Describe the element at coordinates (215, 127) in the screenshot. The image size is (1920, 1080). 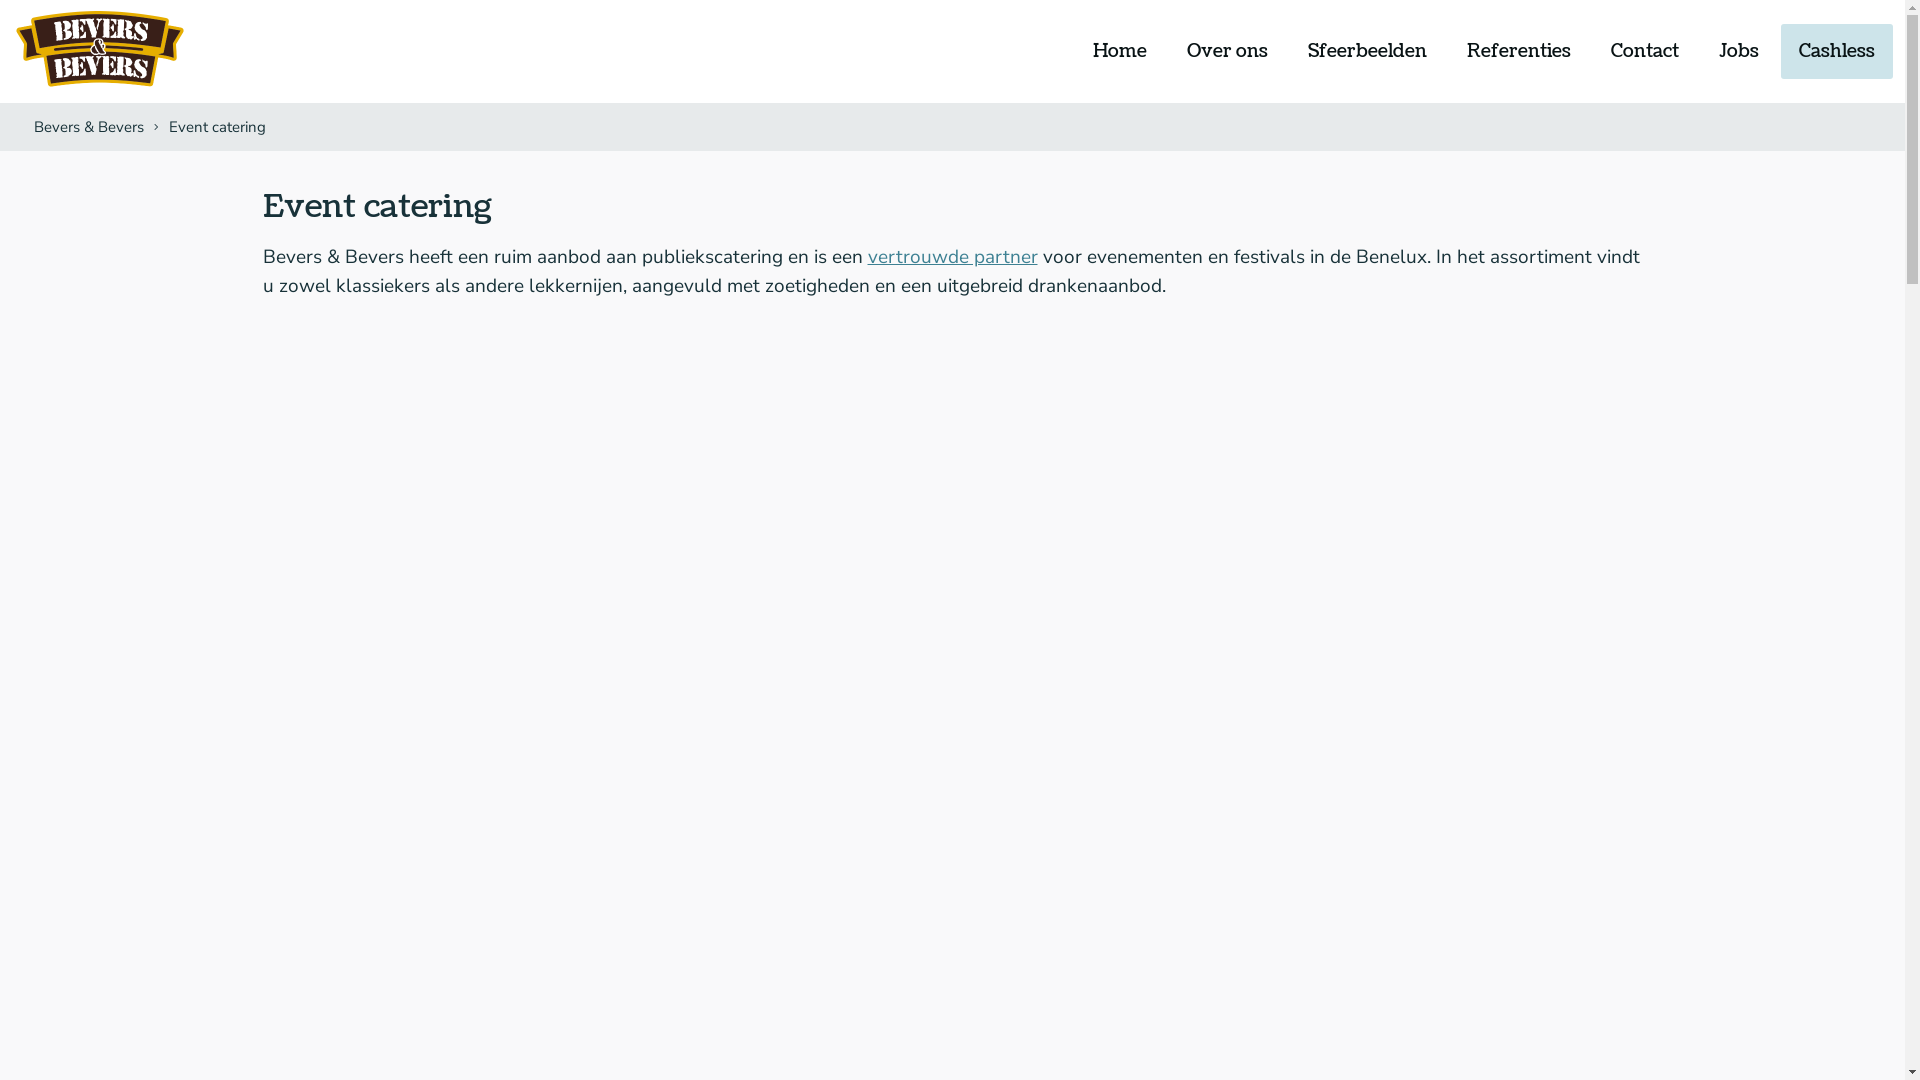
I see `'Event catering'` at that location.